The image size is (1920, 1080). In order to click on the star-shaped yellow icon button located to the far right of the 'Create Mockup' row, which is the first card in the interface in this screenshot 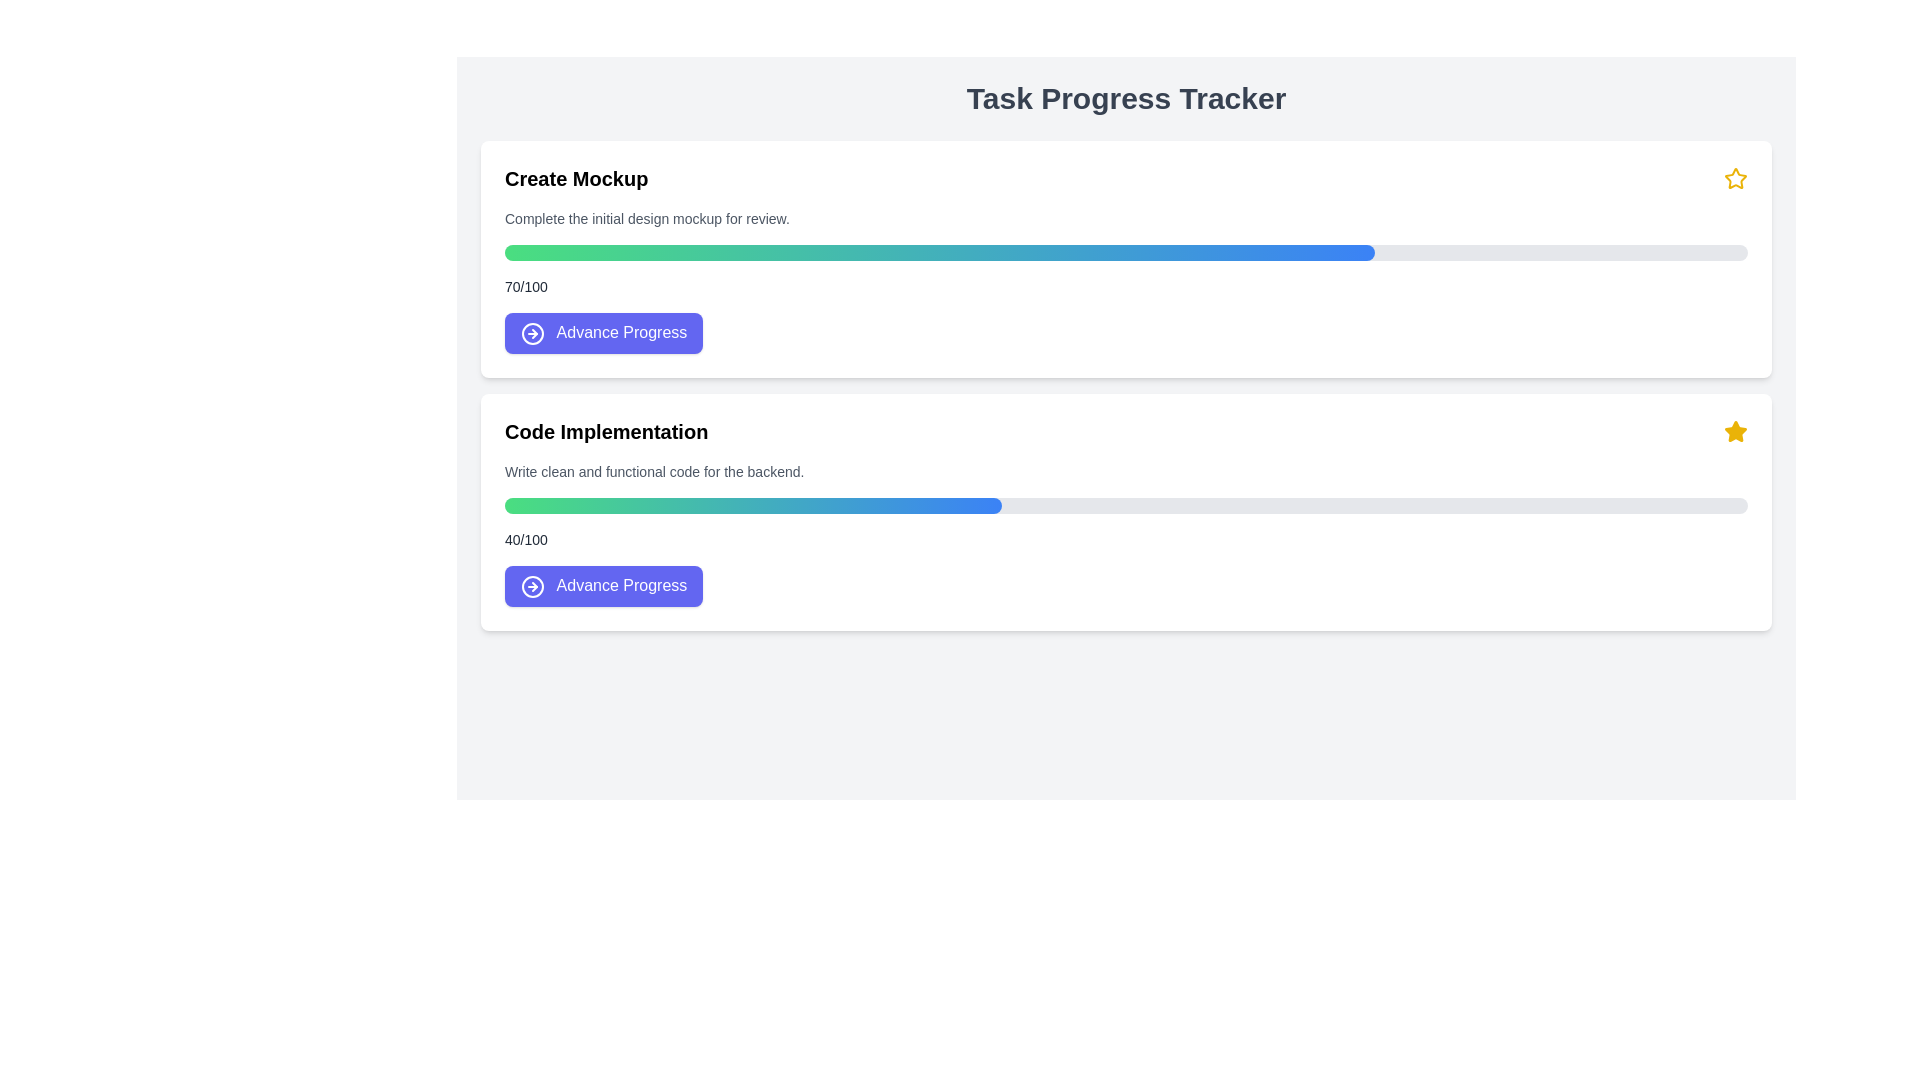, I will do `click(1735, 177)`.